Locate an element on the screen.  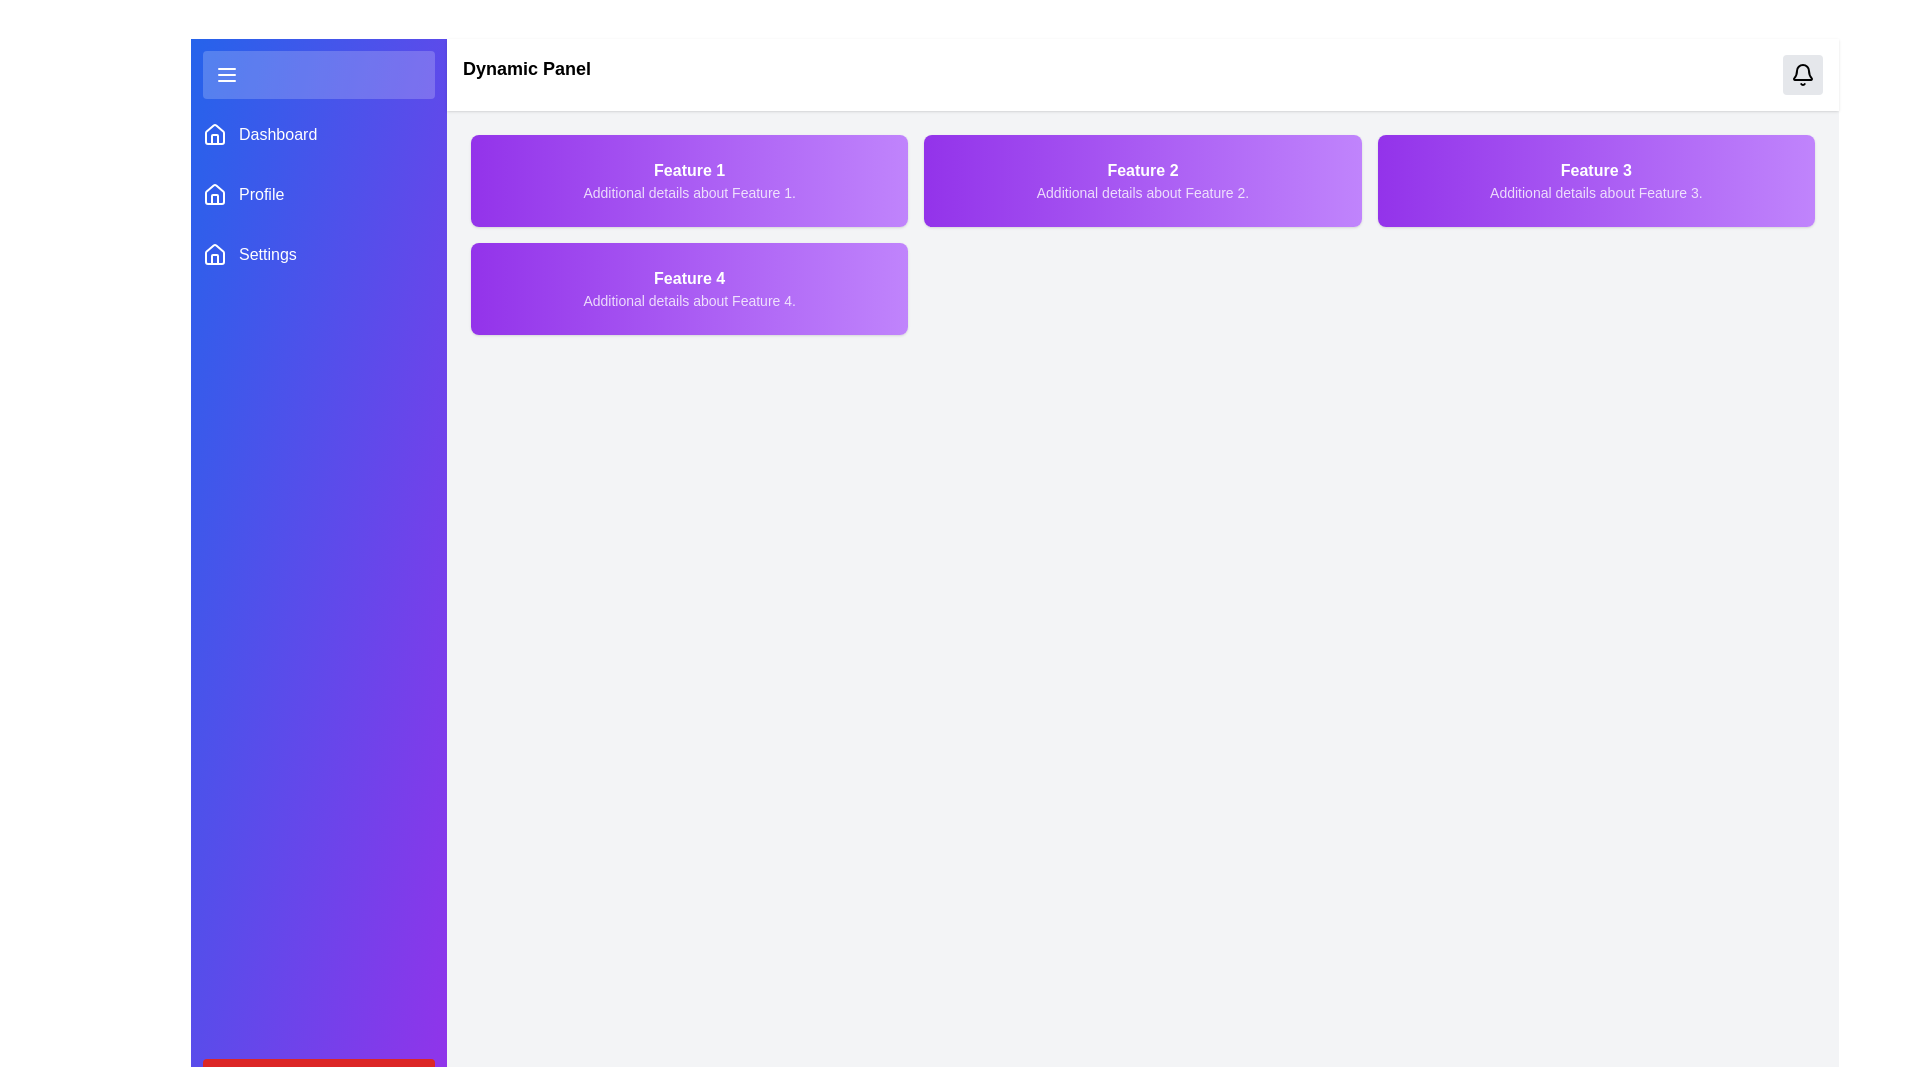
the outlined bell-shaped notification icon located is located at coordinates (1803, 73).